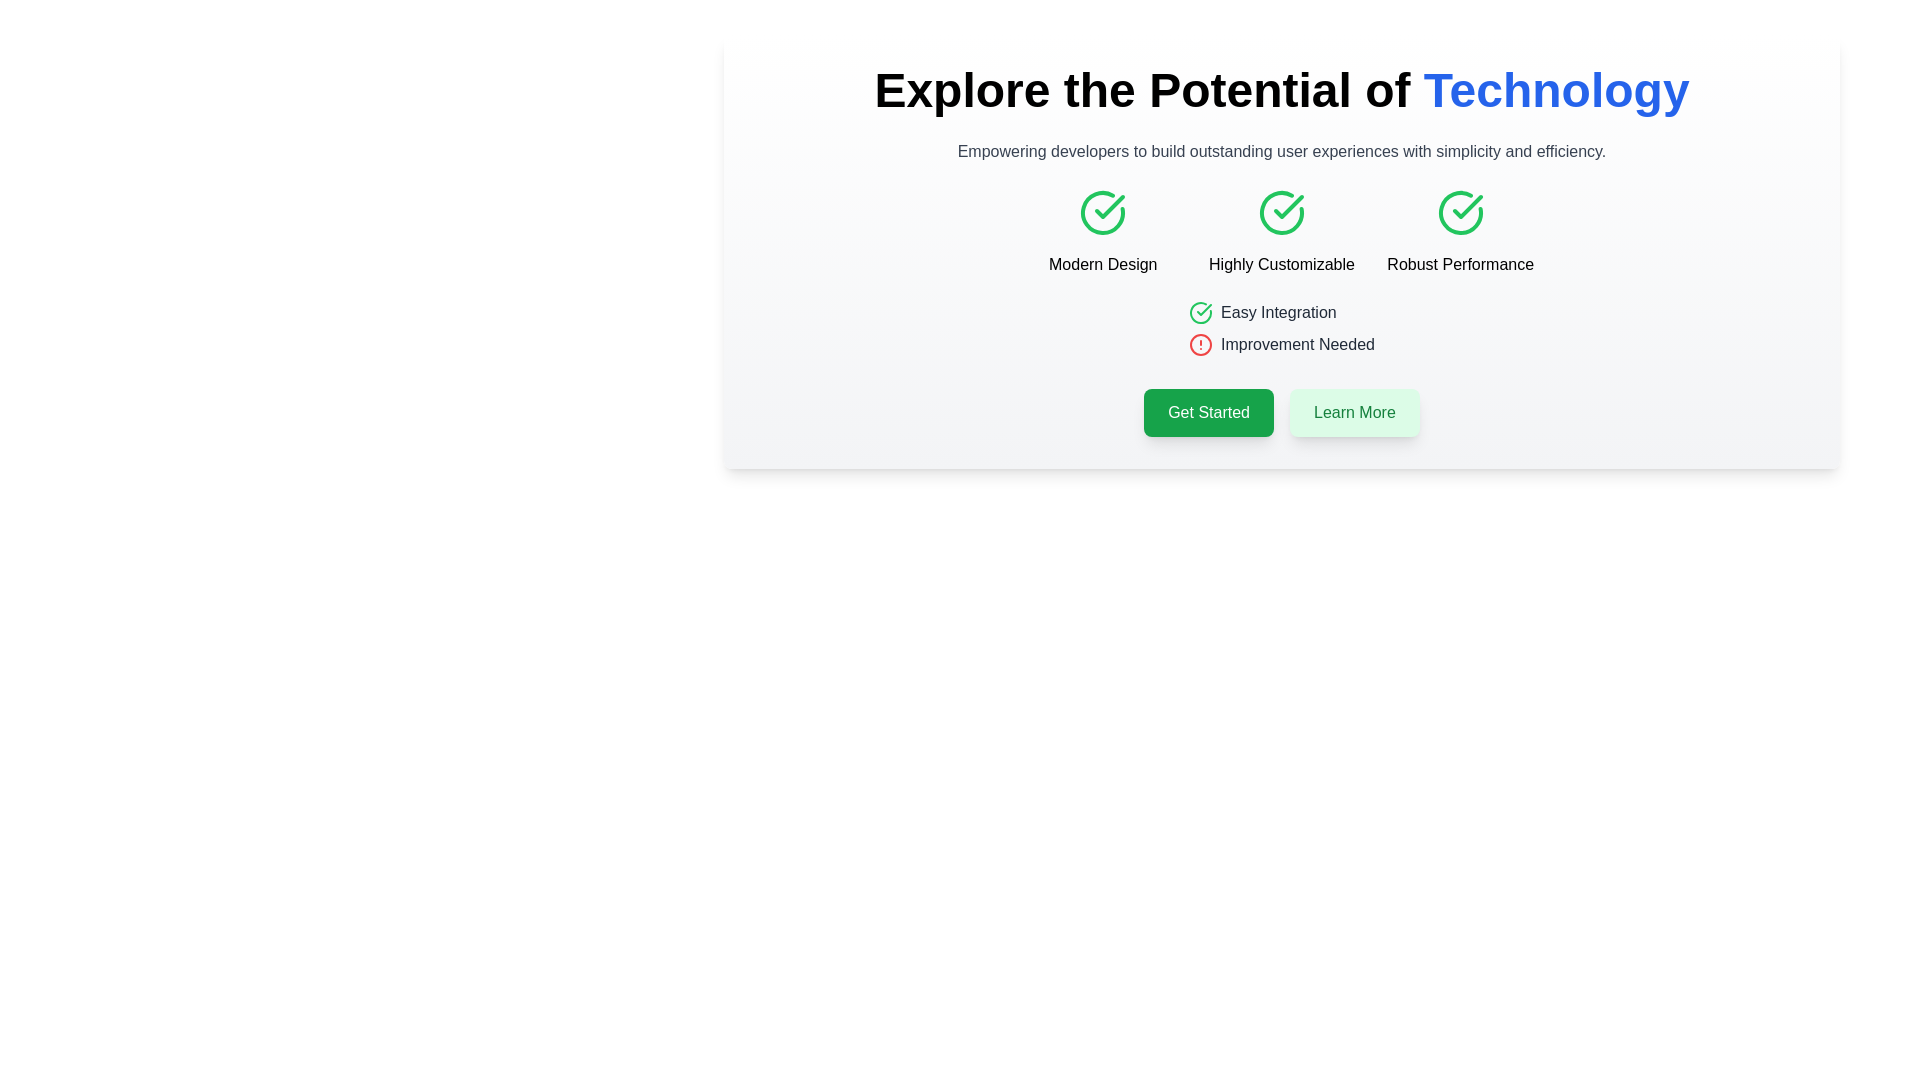 The height and width of the screenshot is (1080, 1920). I want to click on the button located to the right of the 'Get Started' button, which serves as a call-to-action for accessing additional information about the promotional content, so click(1354, 411).